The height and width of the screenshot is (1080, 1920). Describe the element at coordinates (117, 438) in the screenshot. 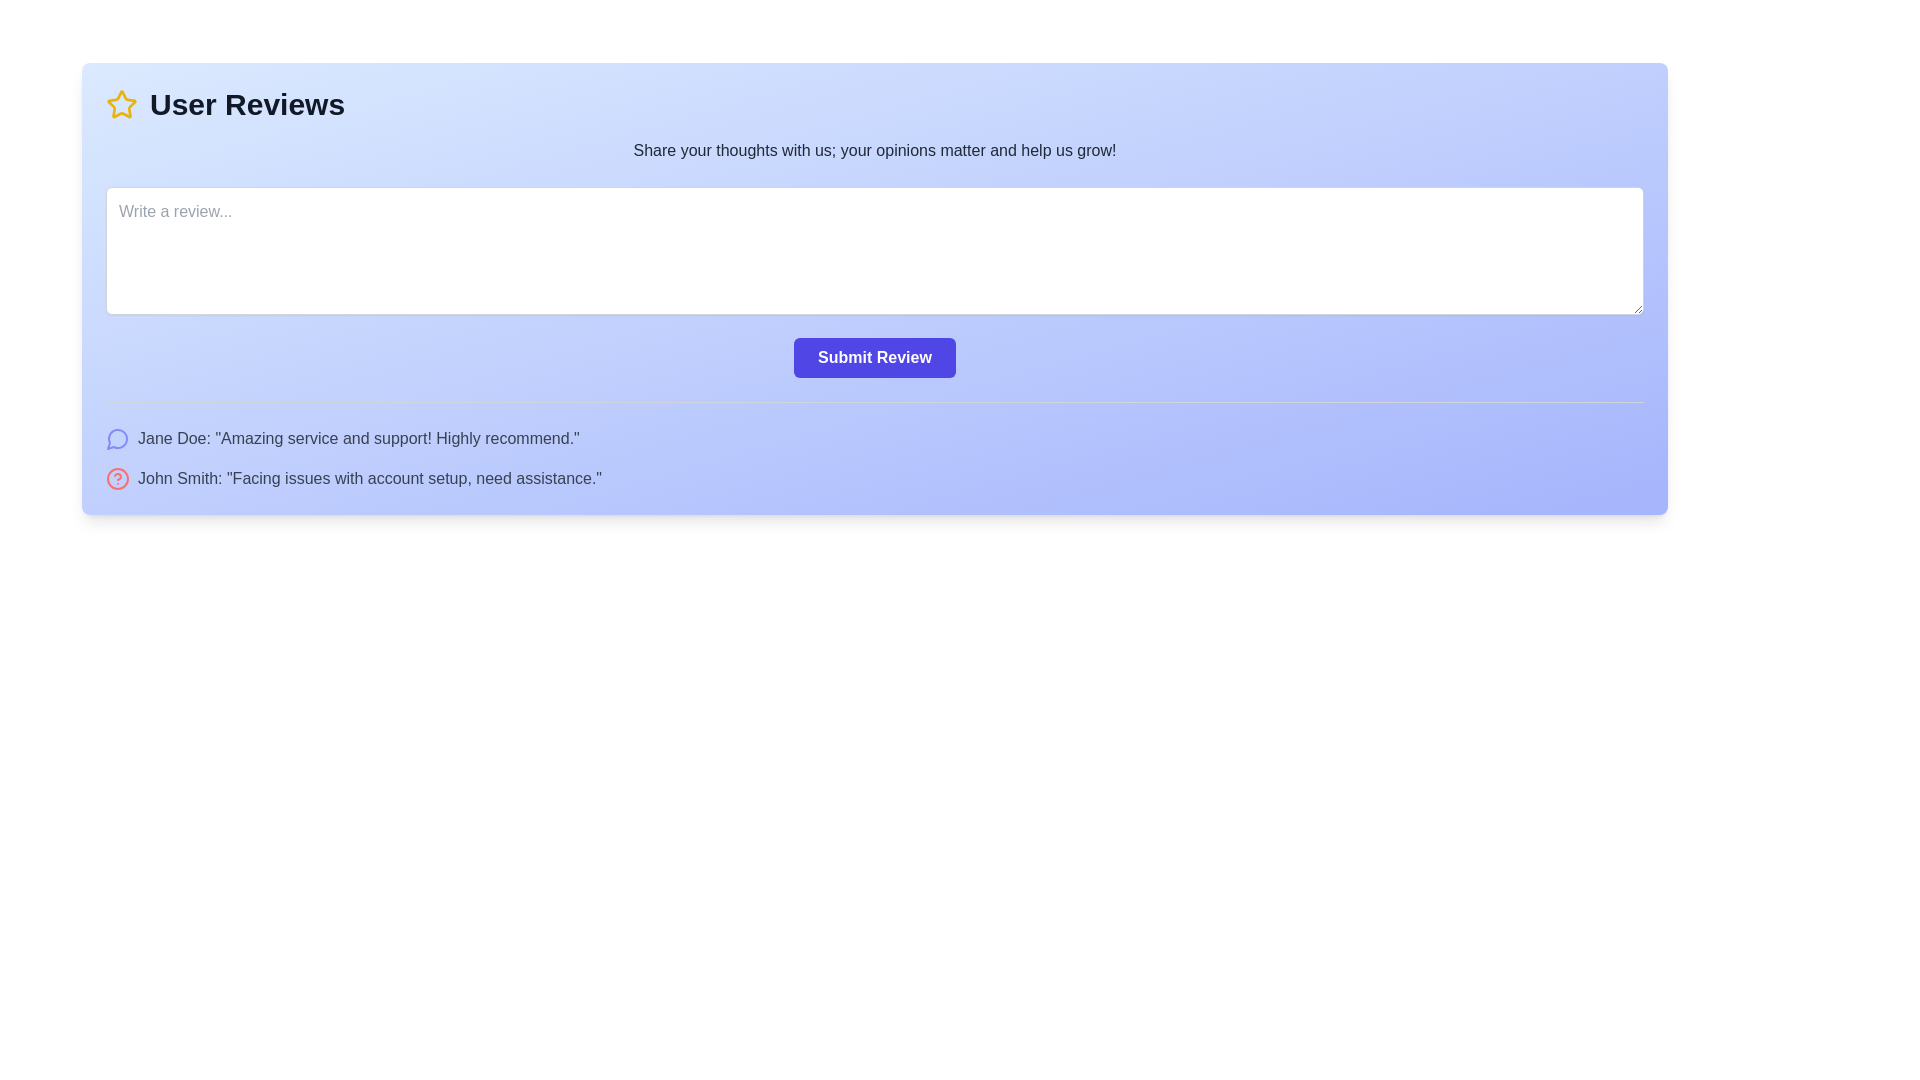

I see `the SVG-based chat bubble icon with a thin outline and hollow center, colored indigo-400, located at the leftmost part of the user feedback block adjacent to the text 'Jane Doe: "Amazing service and support! Highly recommend!"'` at that location.